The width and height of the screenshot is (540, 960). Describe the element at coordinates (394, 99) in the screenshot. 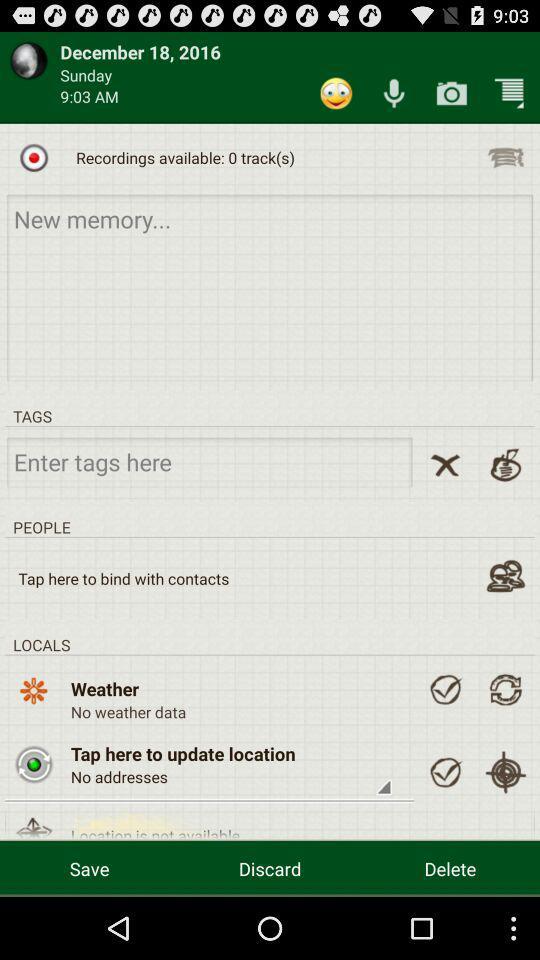

I see `the microphone icon` at that location.